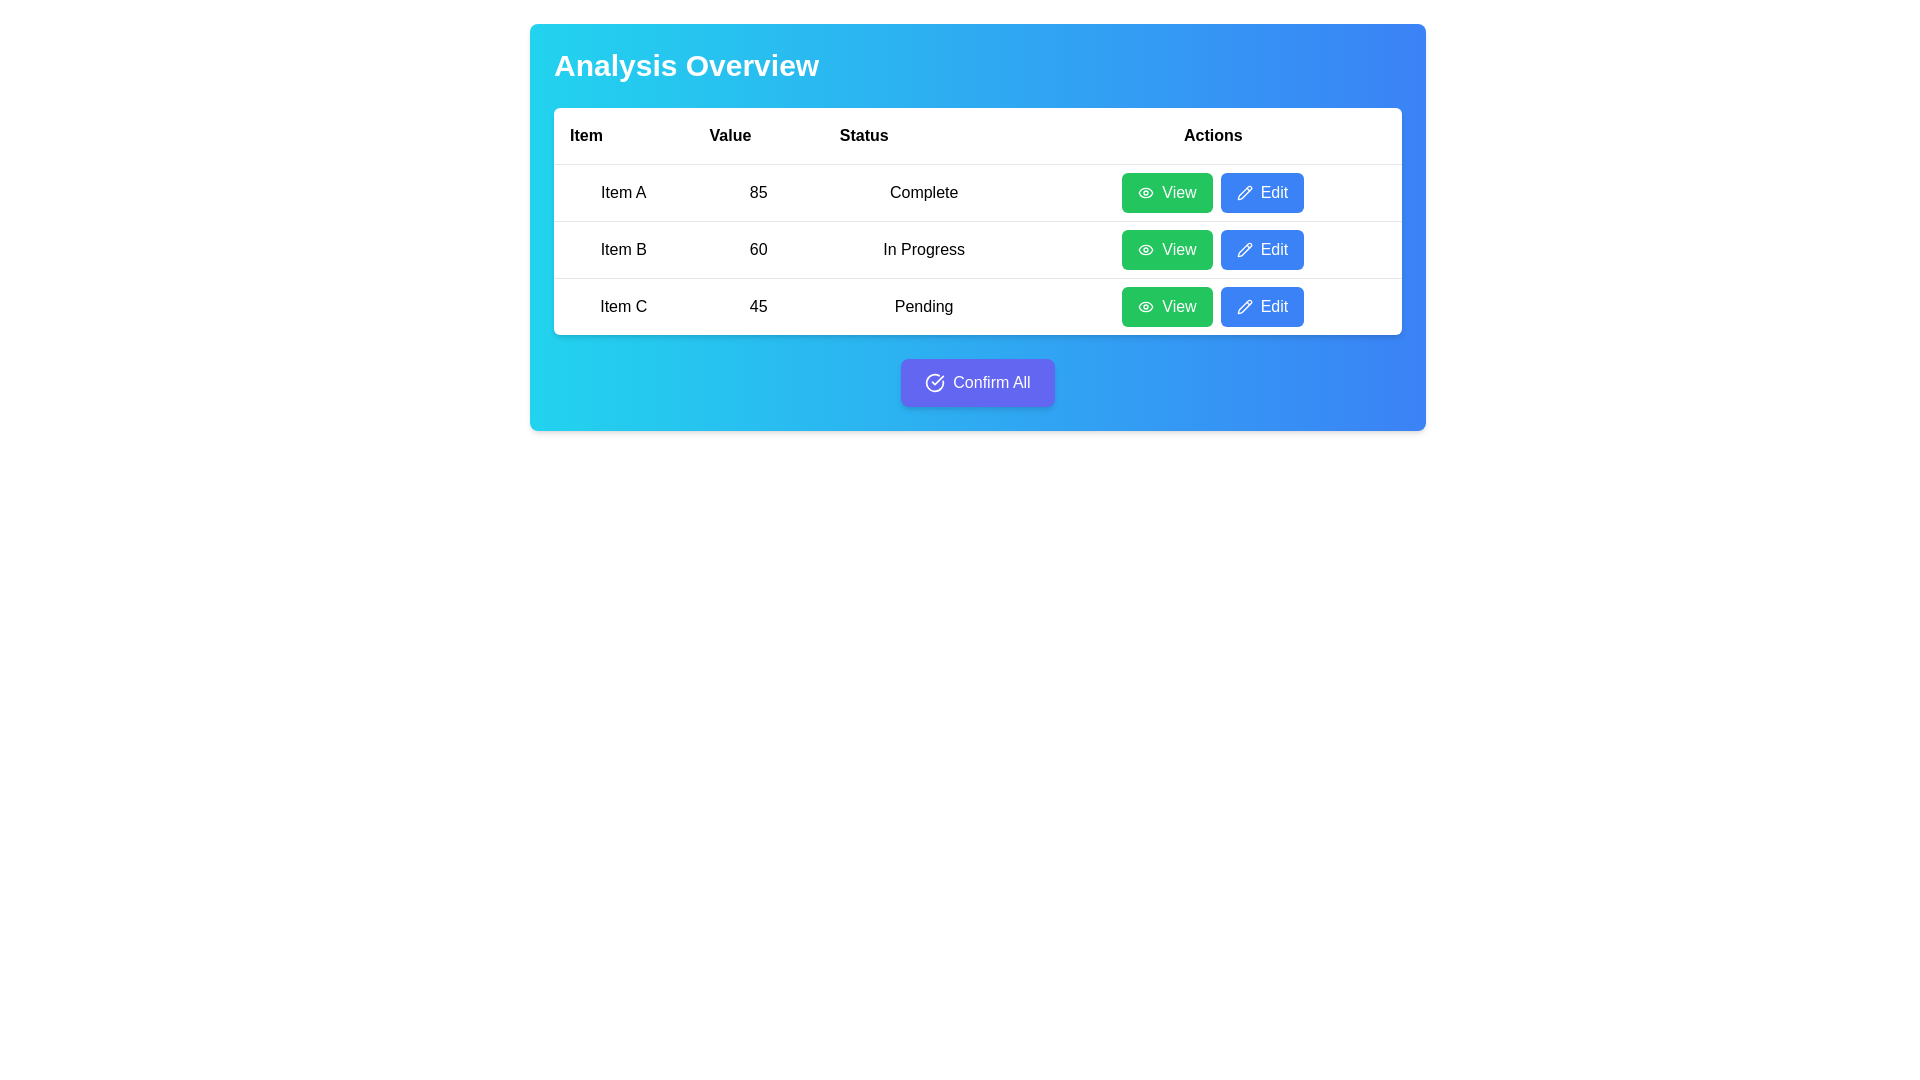 The width and height of the screenshot is (1920, 1080). I want to click on the edit button located in the 'Actions' column of the table, positioned to the right of the 'View' button, so click(1261, 192).